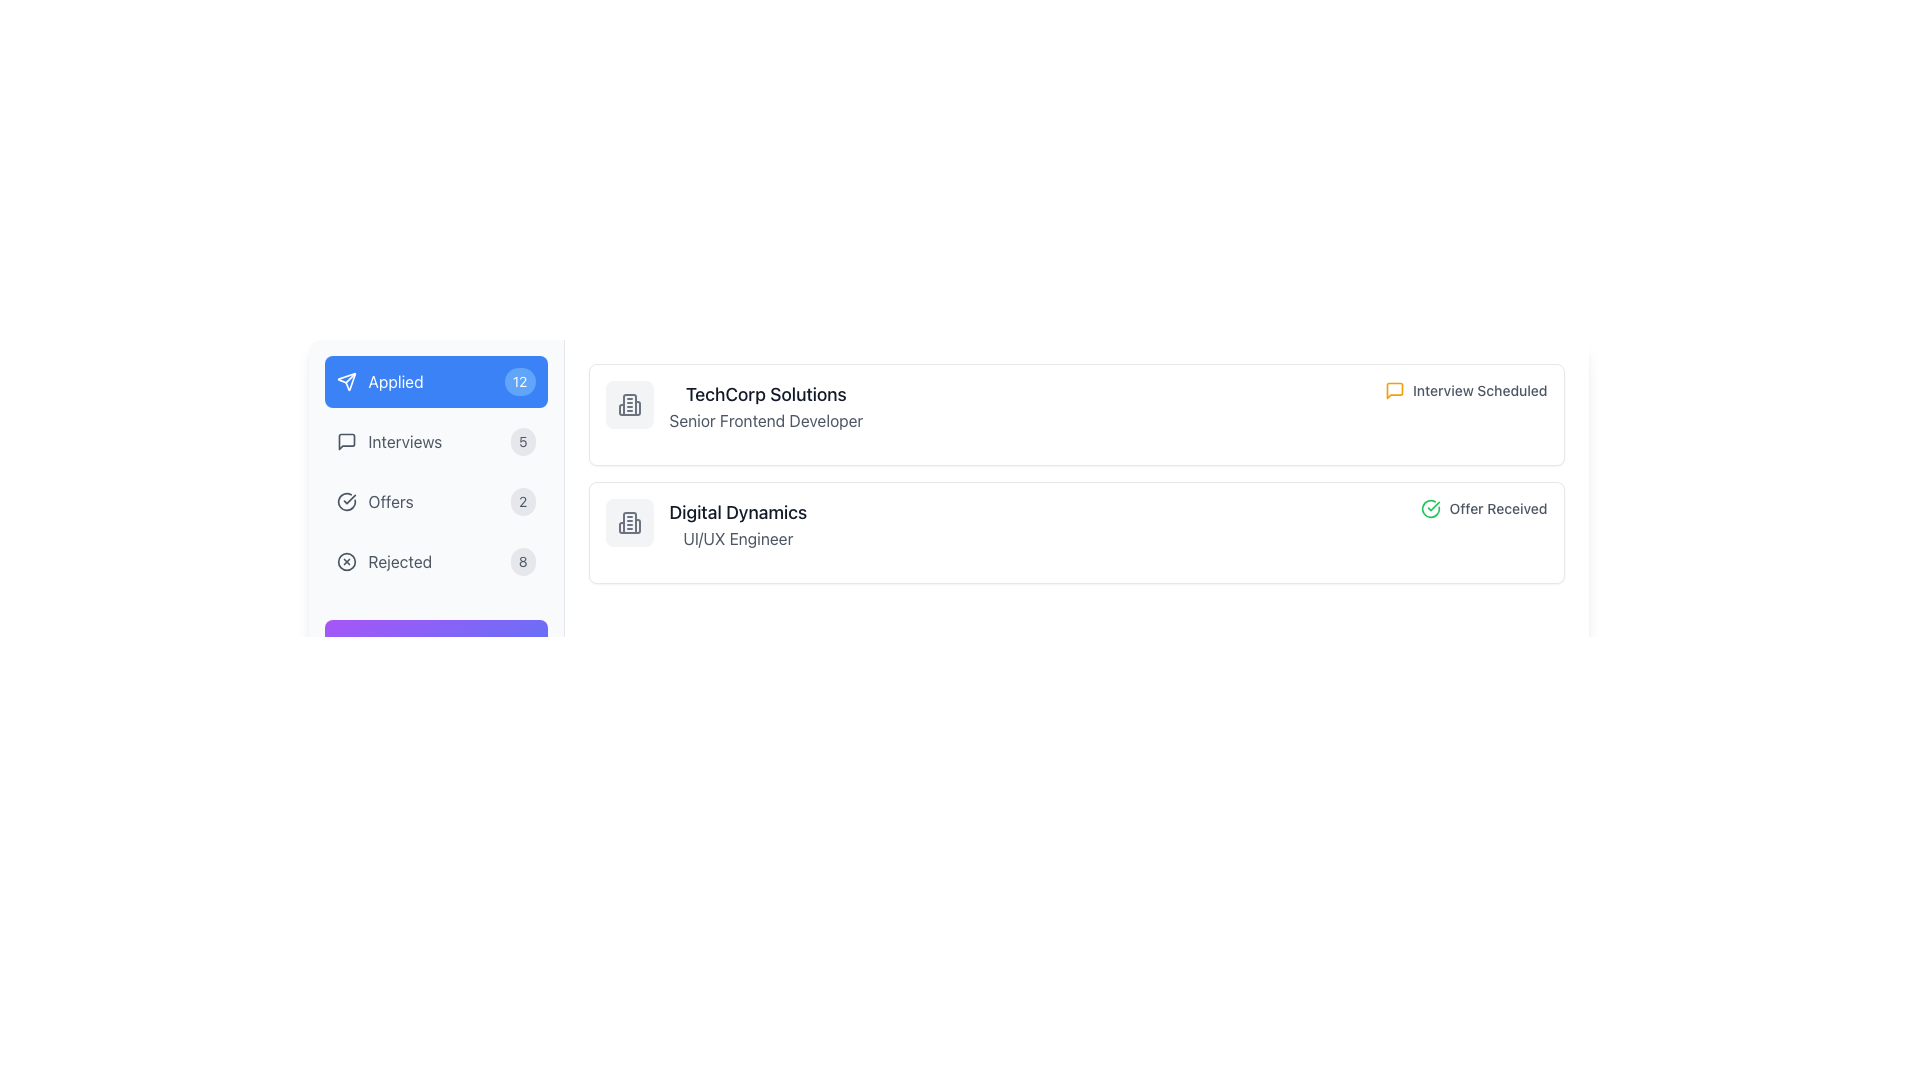 The width and height of the screenshot is (1920, 1080). I want to click on the SVG graphic element representing the 'Offers' category in the sidebar navigation menu, located next to the 'Offers' text entry, so click(346, 500).